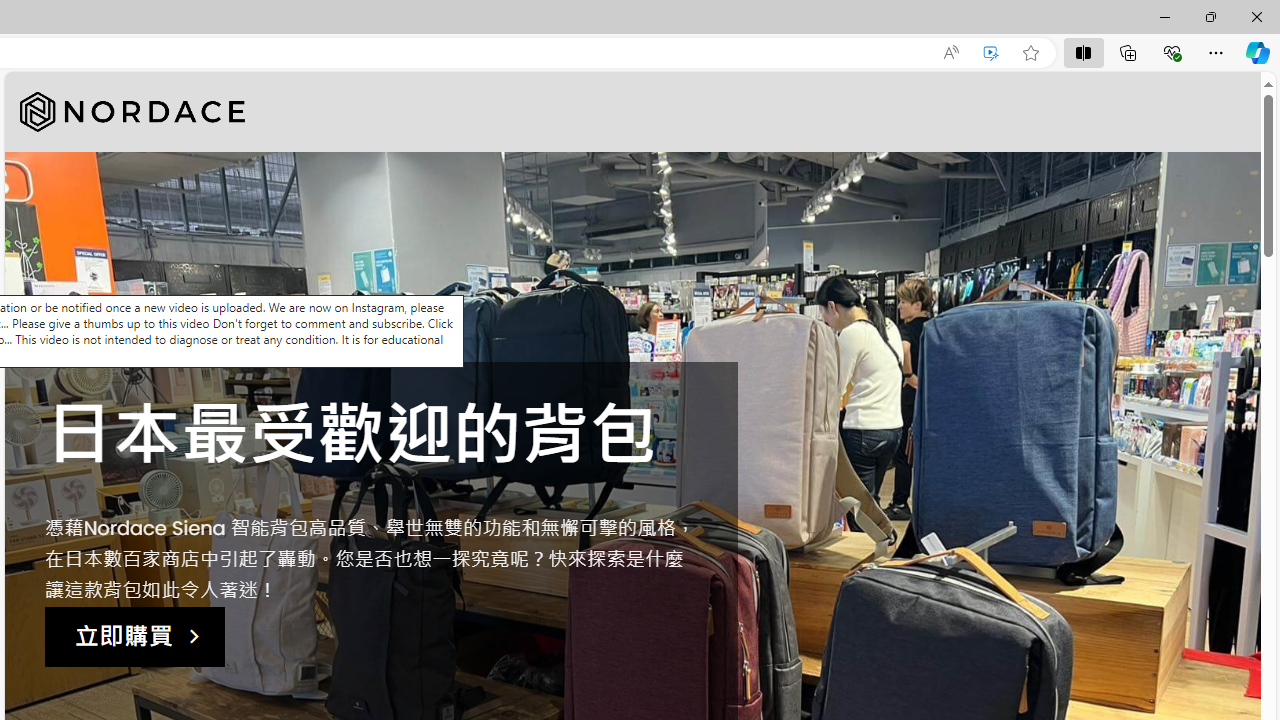 This screenshot has width=1280, height=720. What do you see at coordinates (1255, 16) in the screenshot?
I see `'Close'` at bounding box center [1255, 16].